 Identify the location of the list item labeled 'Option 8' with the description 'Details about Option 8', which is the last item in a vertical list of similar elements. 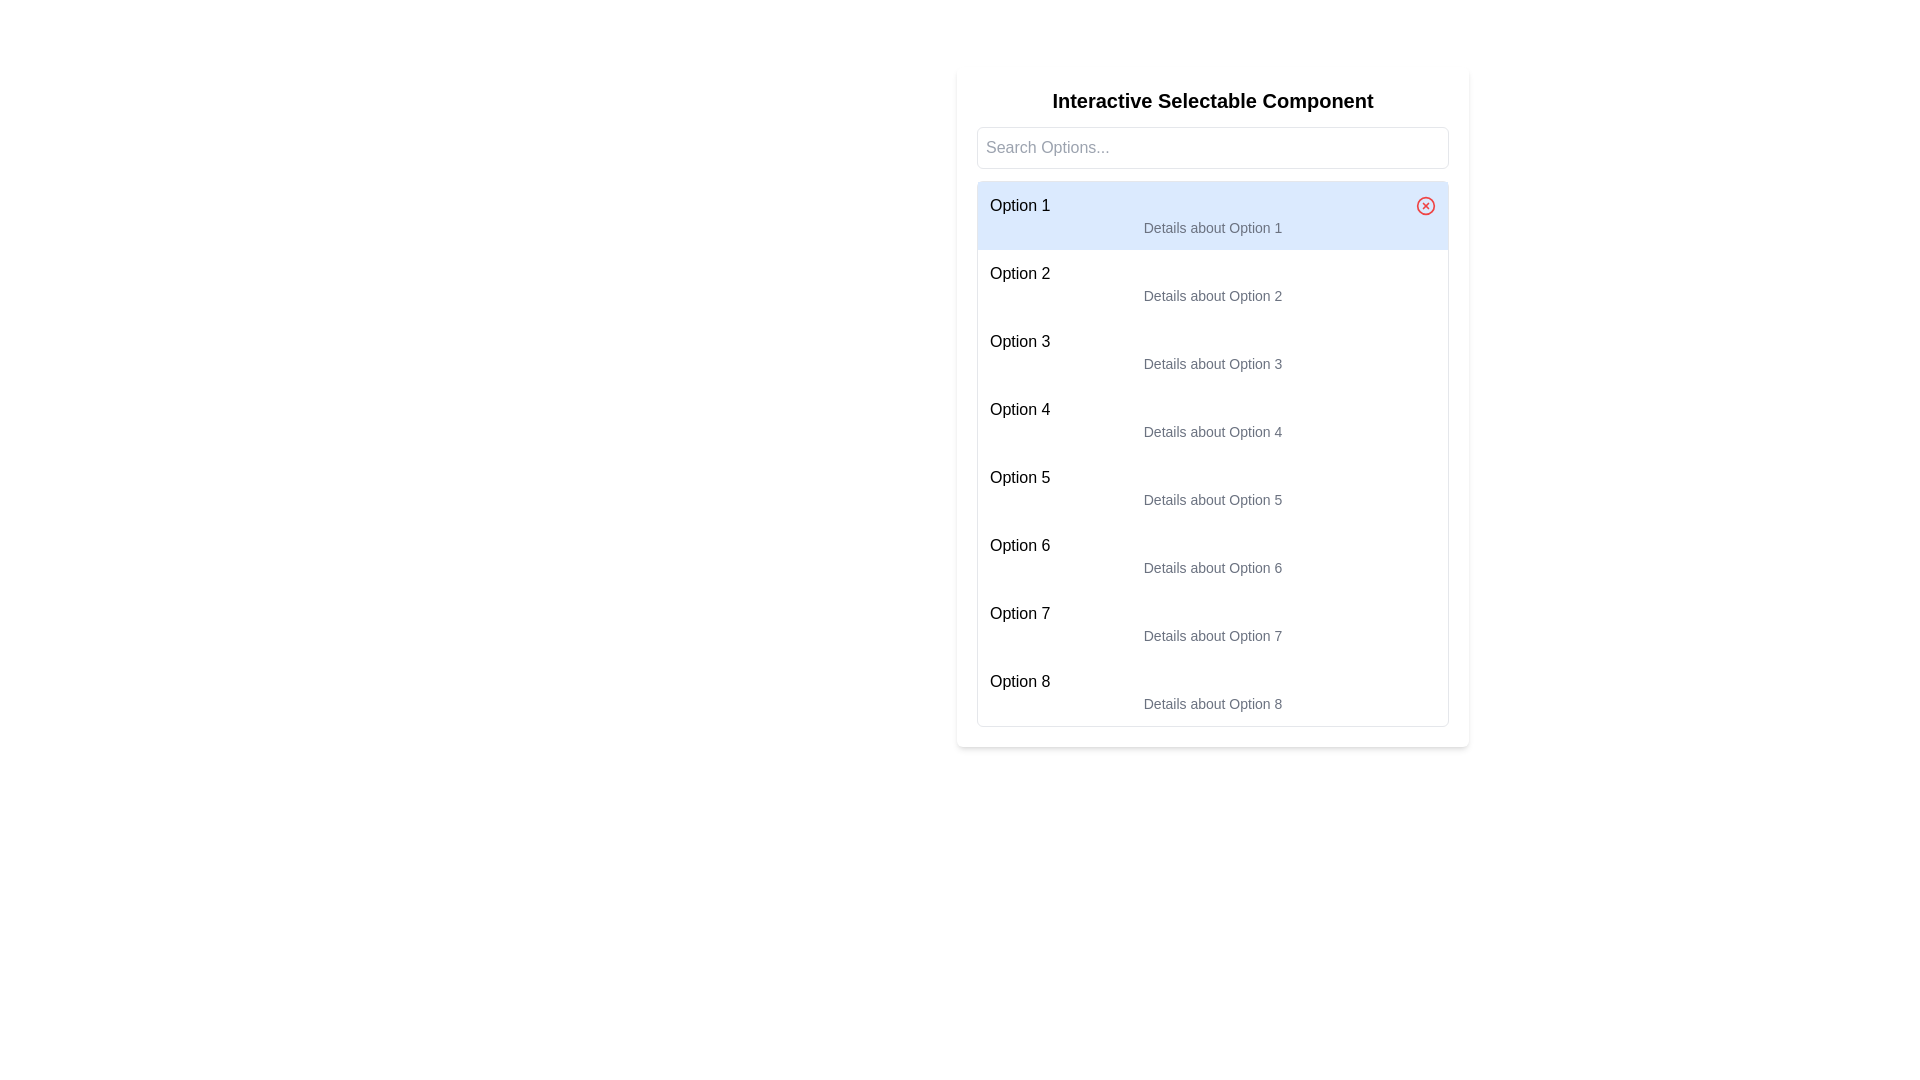
(1212, 690).